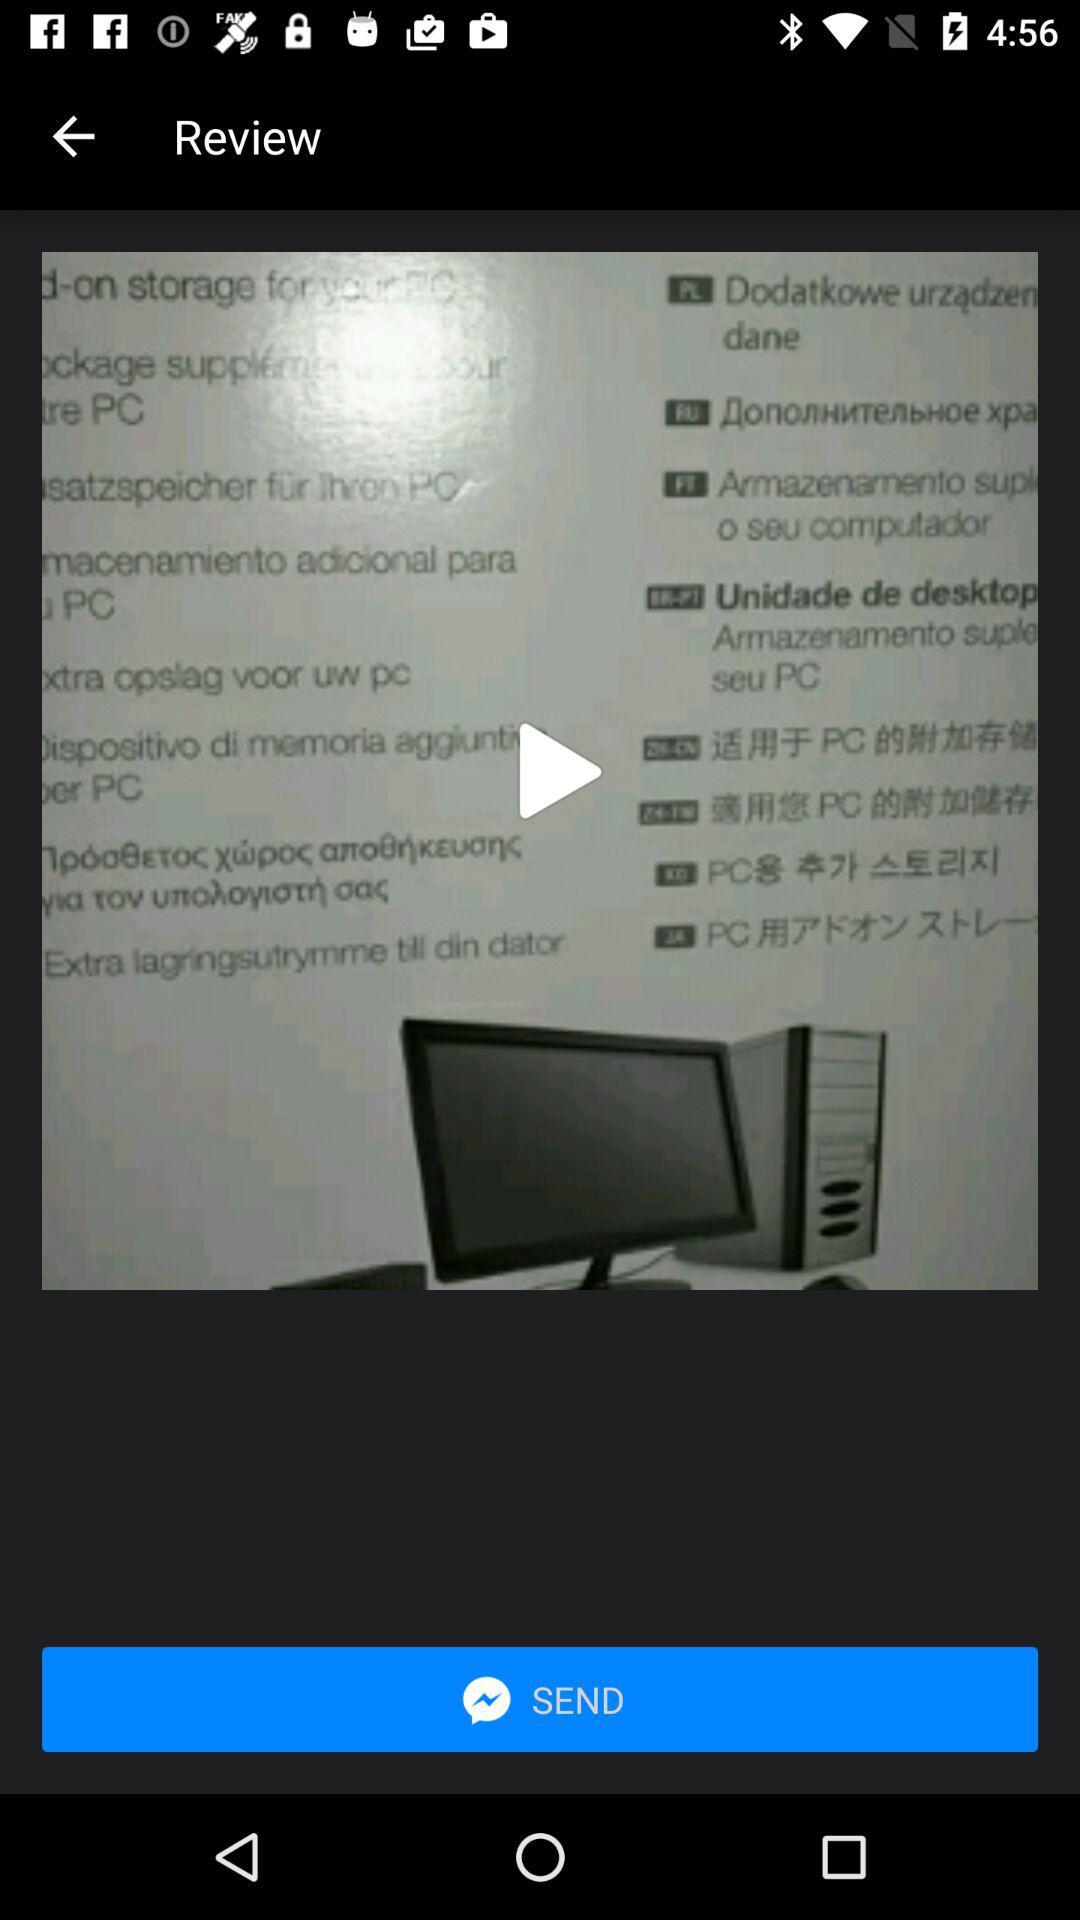 The width and height of the screenshot is (1080, 1920). I want to click on video, so click(560, 770).